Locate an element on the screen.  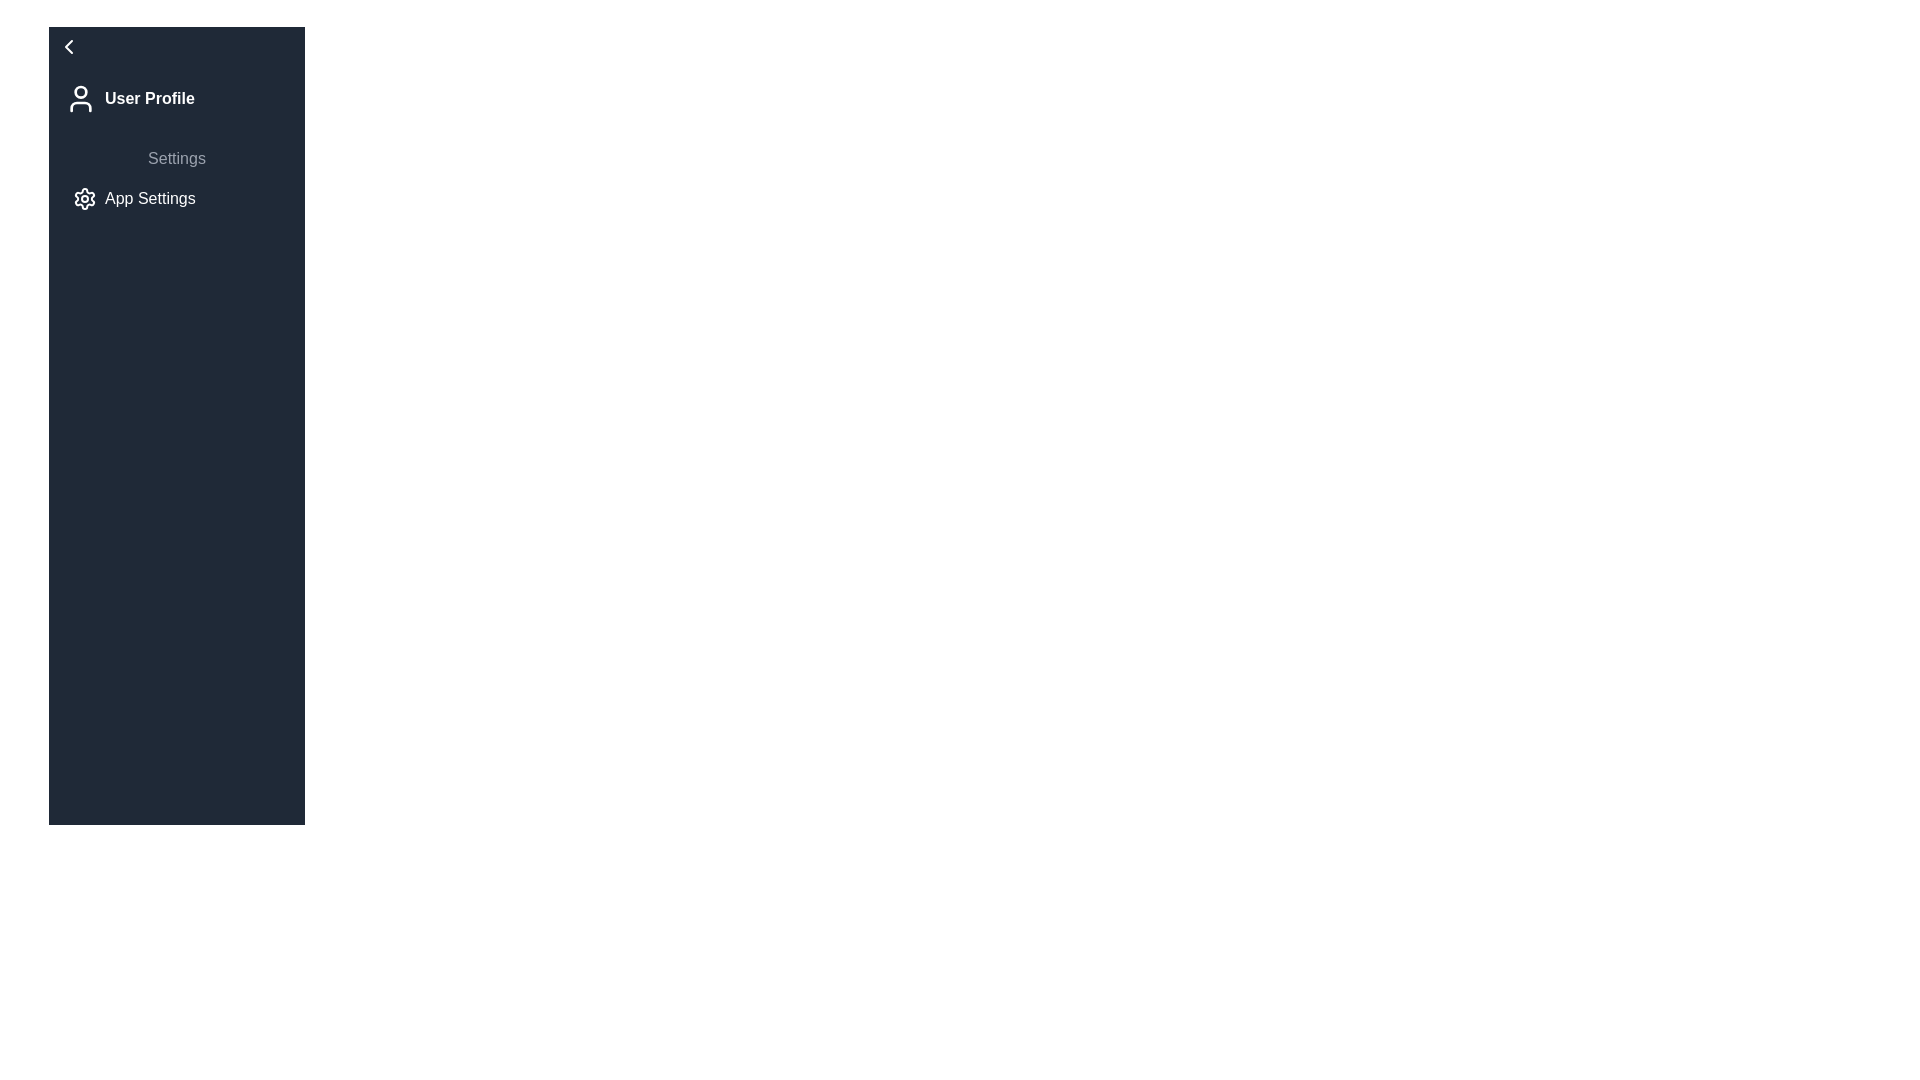
the user profile icon, which is a silhouetted figure within a circular boundary, located in the top-left corner of the interface in the sidebar menu is located at coordinates (80, 99).